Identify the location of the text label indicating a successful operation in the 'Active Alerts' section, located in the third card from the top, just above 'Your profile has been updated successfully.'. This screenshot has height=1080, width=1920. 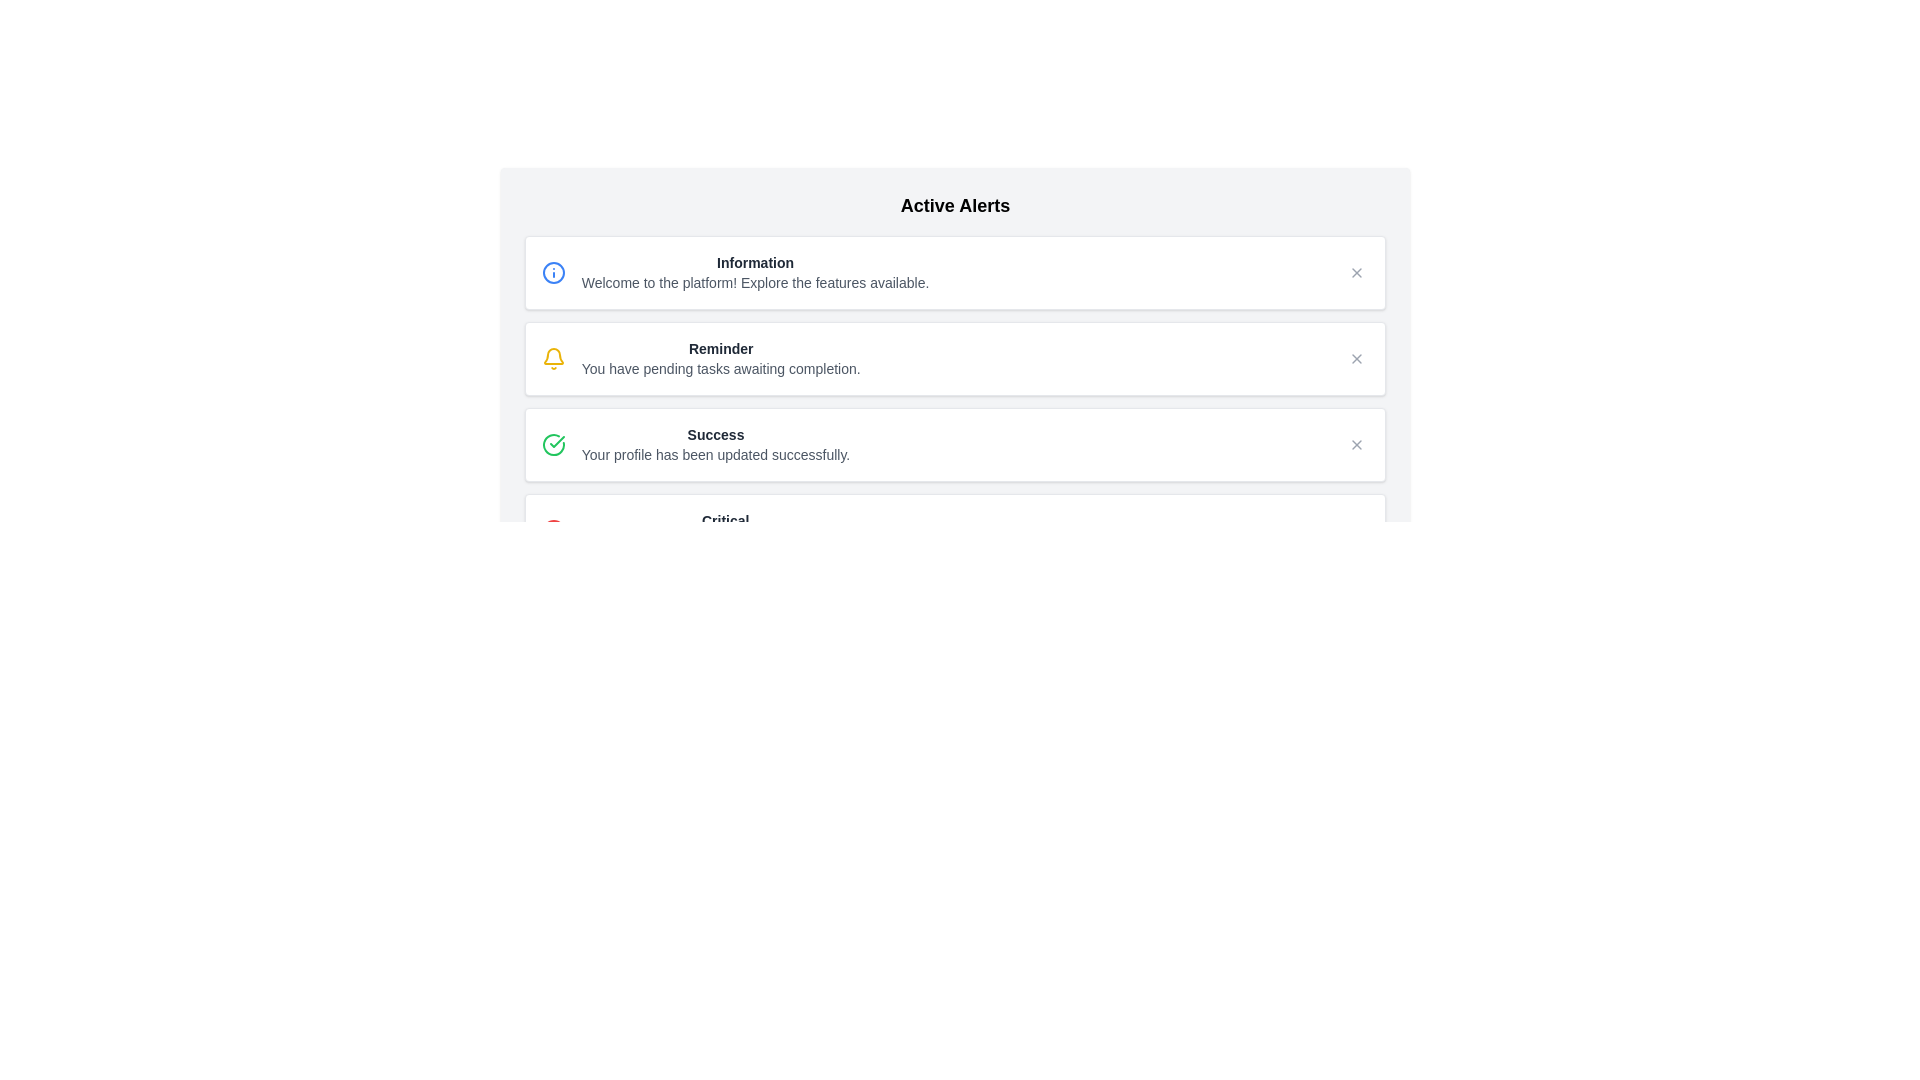
(715, 434).